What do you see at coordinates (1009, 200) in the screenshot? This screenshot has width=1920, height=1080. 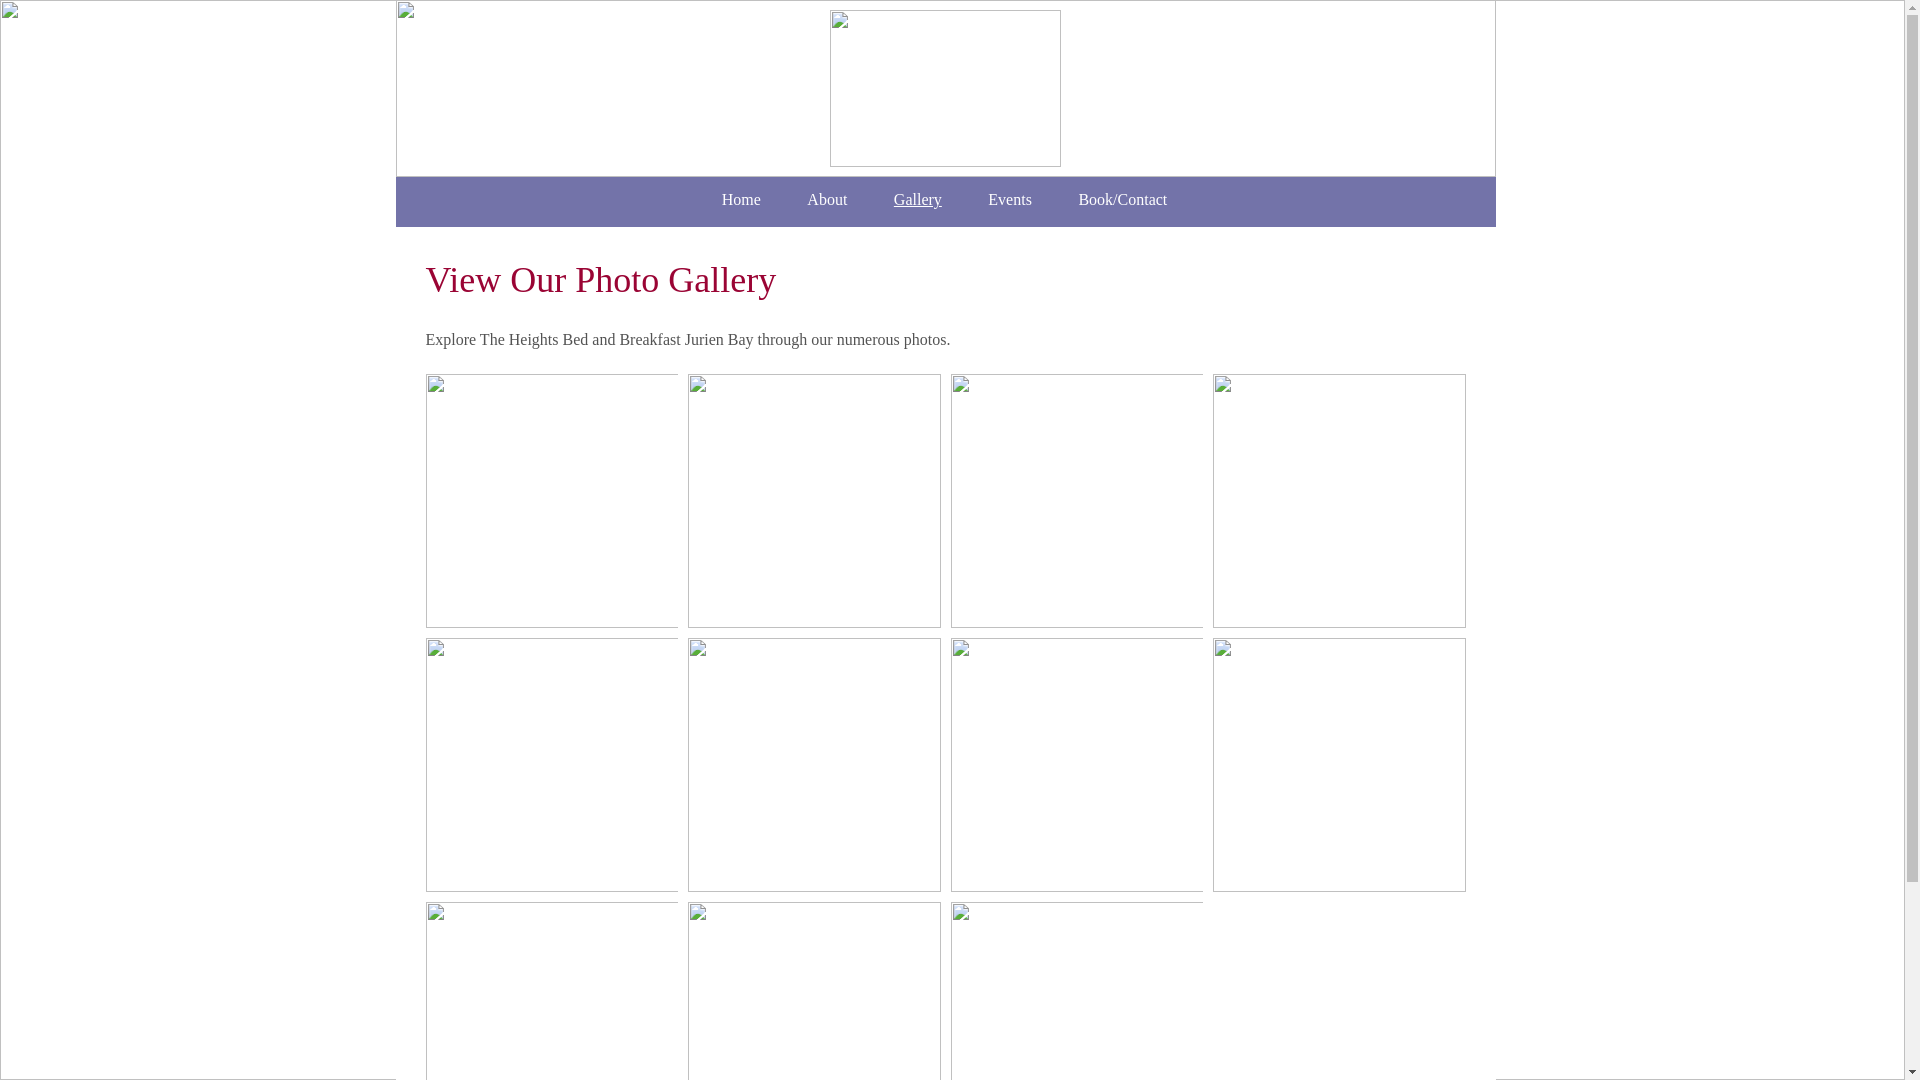 I see `'Events'` at bounding box center [1009, 200].